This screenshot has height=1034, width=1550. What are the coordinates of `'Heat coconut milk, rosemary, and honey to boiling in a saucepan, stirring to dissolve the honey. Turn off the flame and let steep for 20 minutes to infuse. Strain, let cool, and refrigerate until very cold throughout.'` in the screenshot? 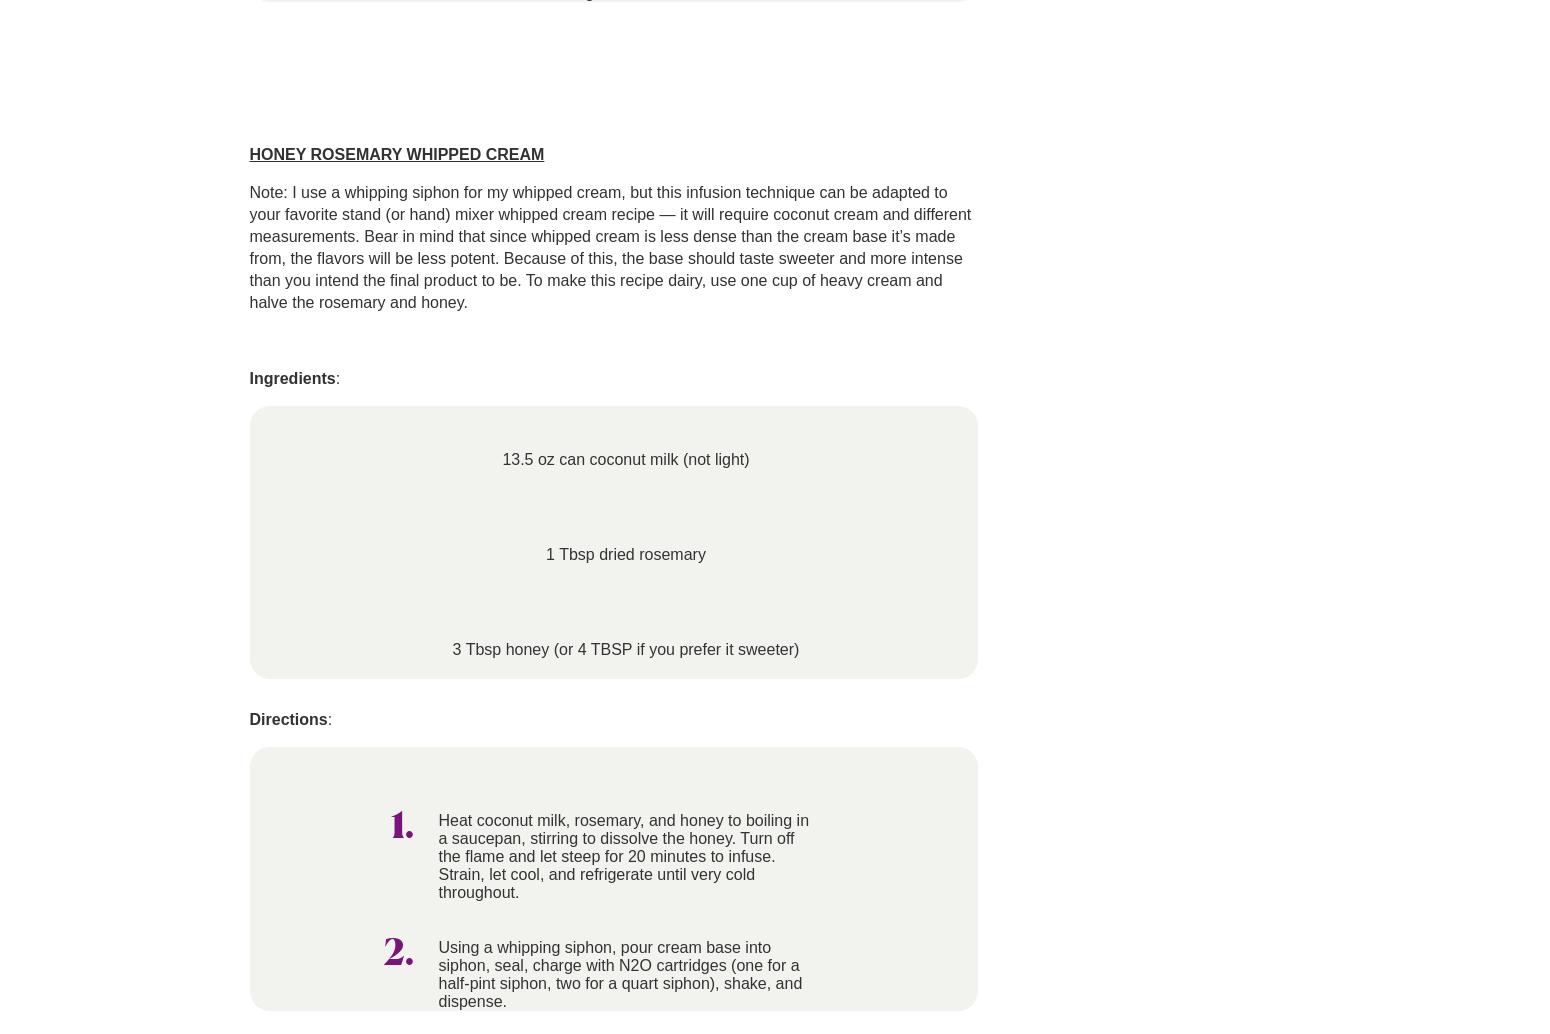 It's located at (622, 855).